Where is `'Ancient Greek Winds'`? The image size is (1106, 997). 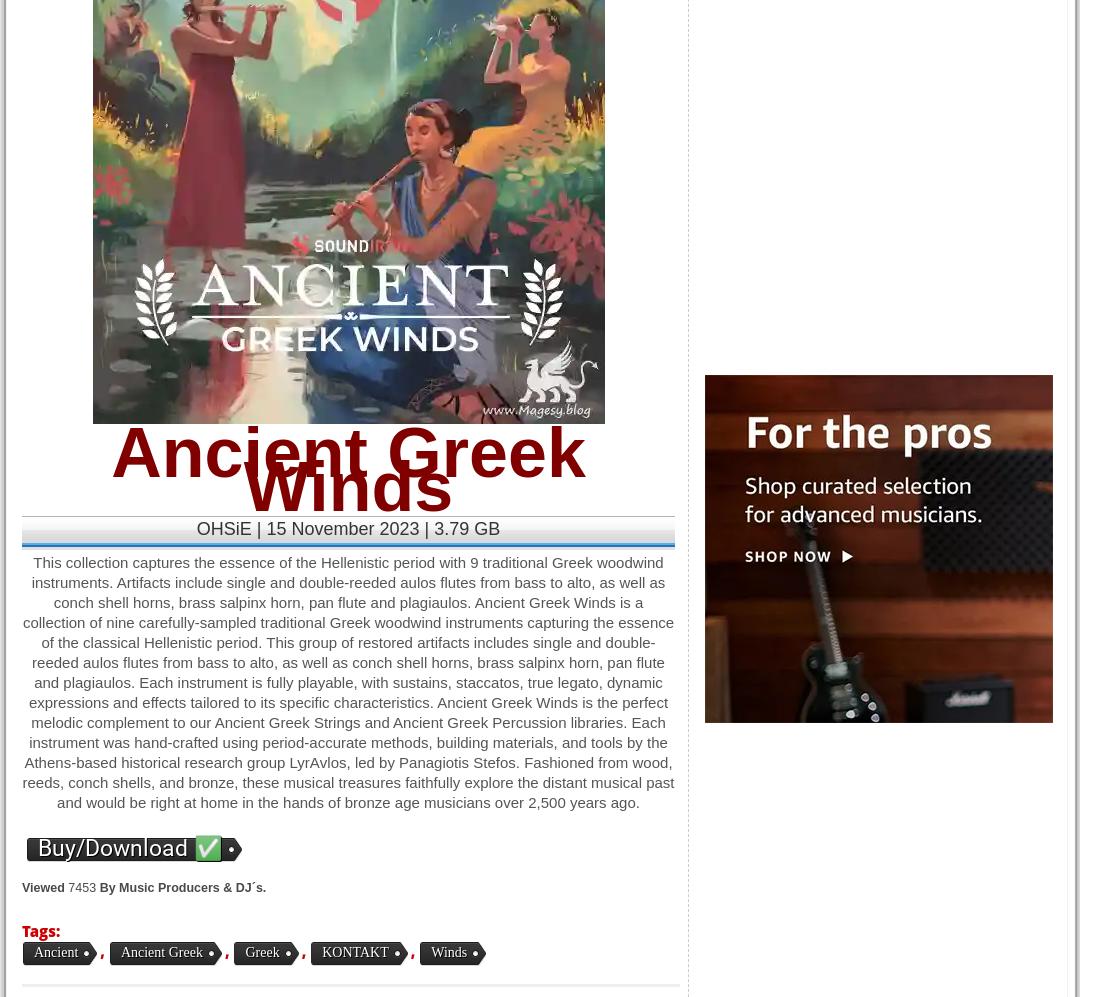
'Ancient Greek Winds' is located at coordinates (347, 469).